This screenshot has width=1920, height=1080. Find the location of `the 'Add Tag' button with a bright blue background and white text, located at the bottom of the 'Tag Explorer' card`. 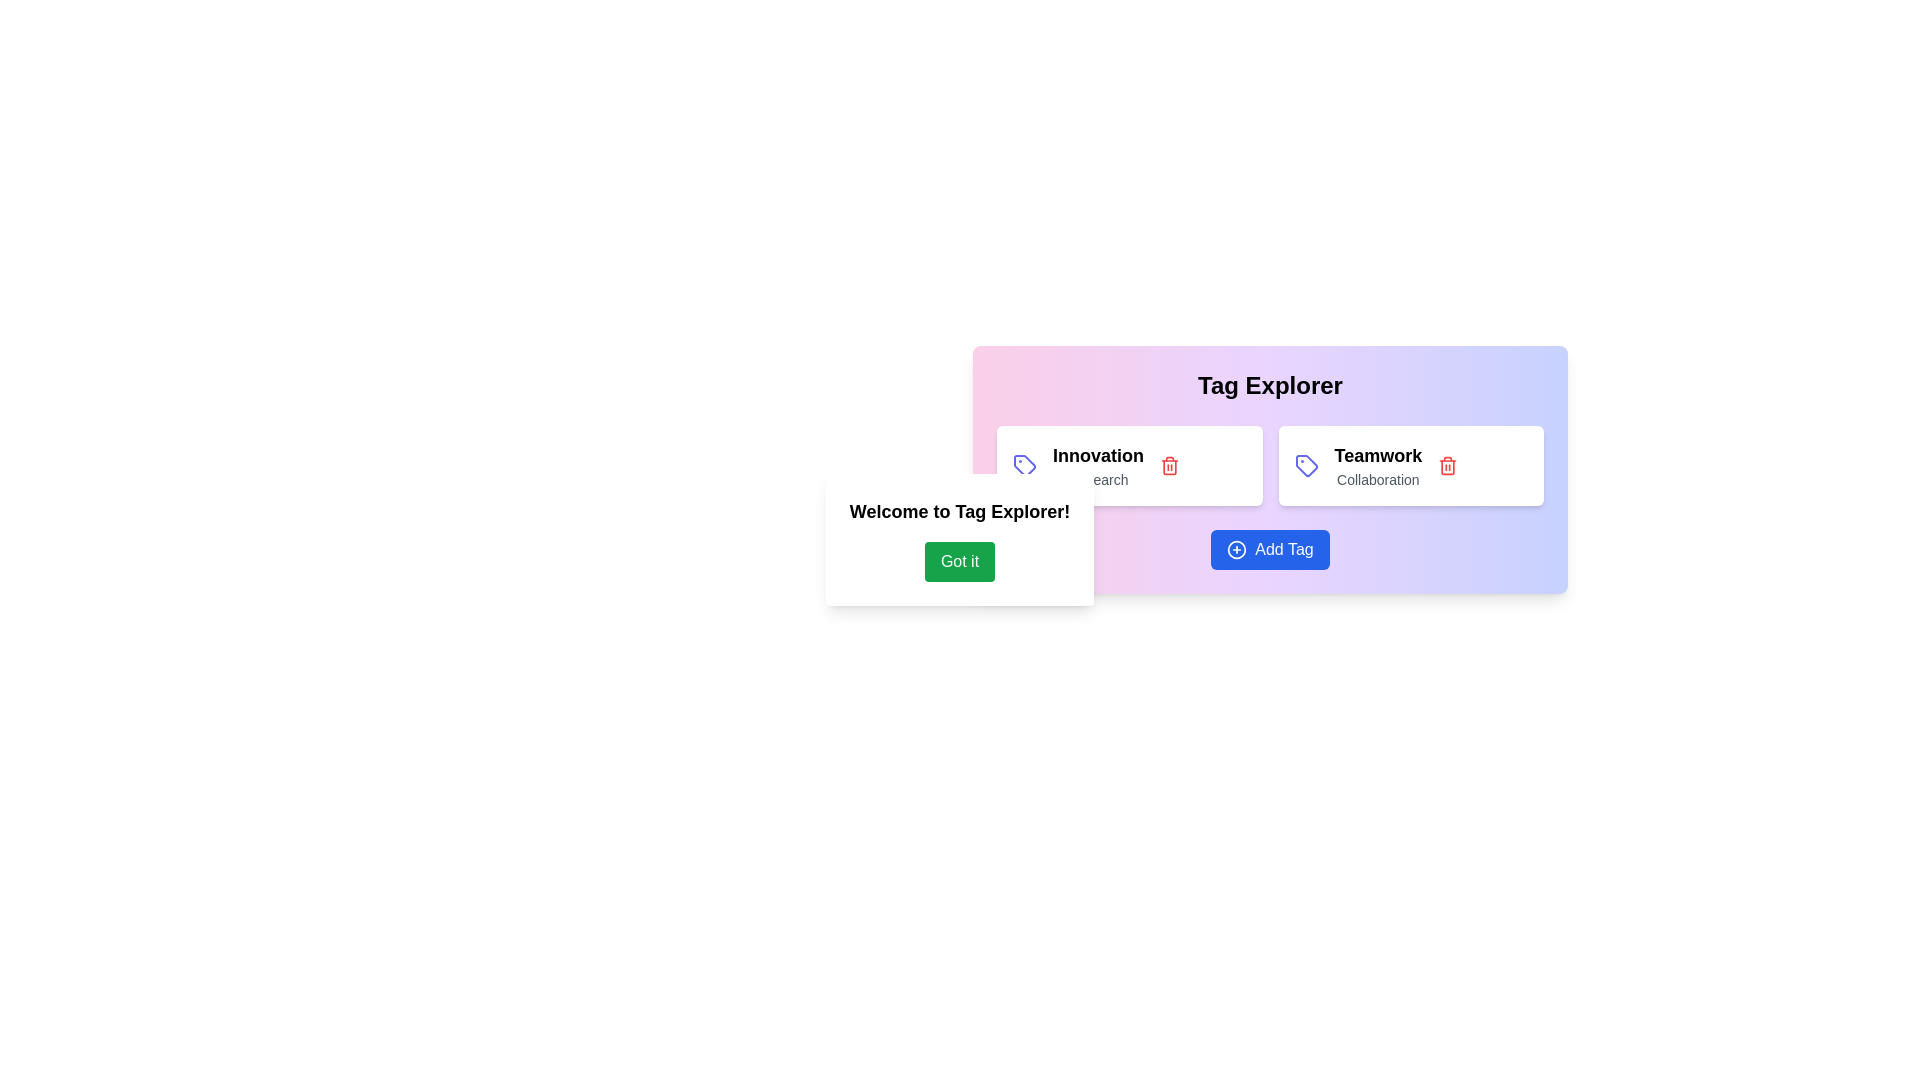

the 'Add Tag' button with a bright blue background and white text, located at the bottom of the 'Tag Explorer' card is located at coordinates (1269, 550).